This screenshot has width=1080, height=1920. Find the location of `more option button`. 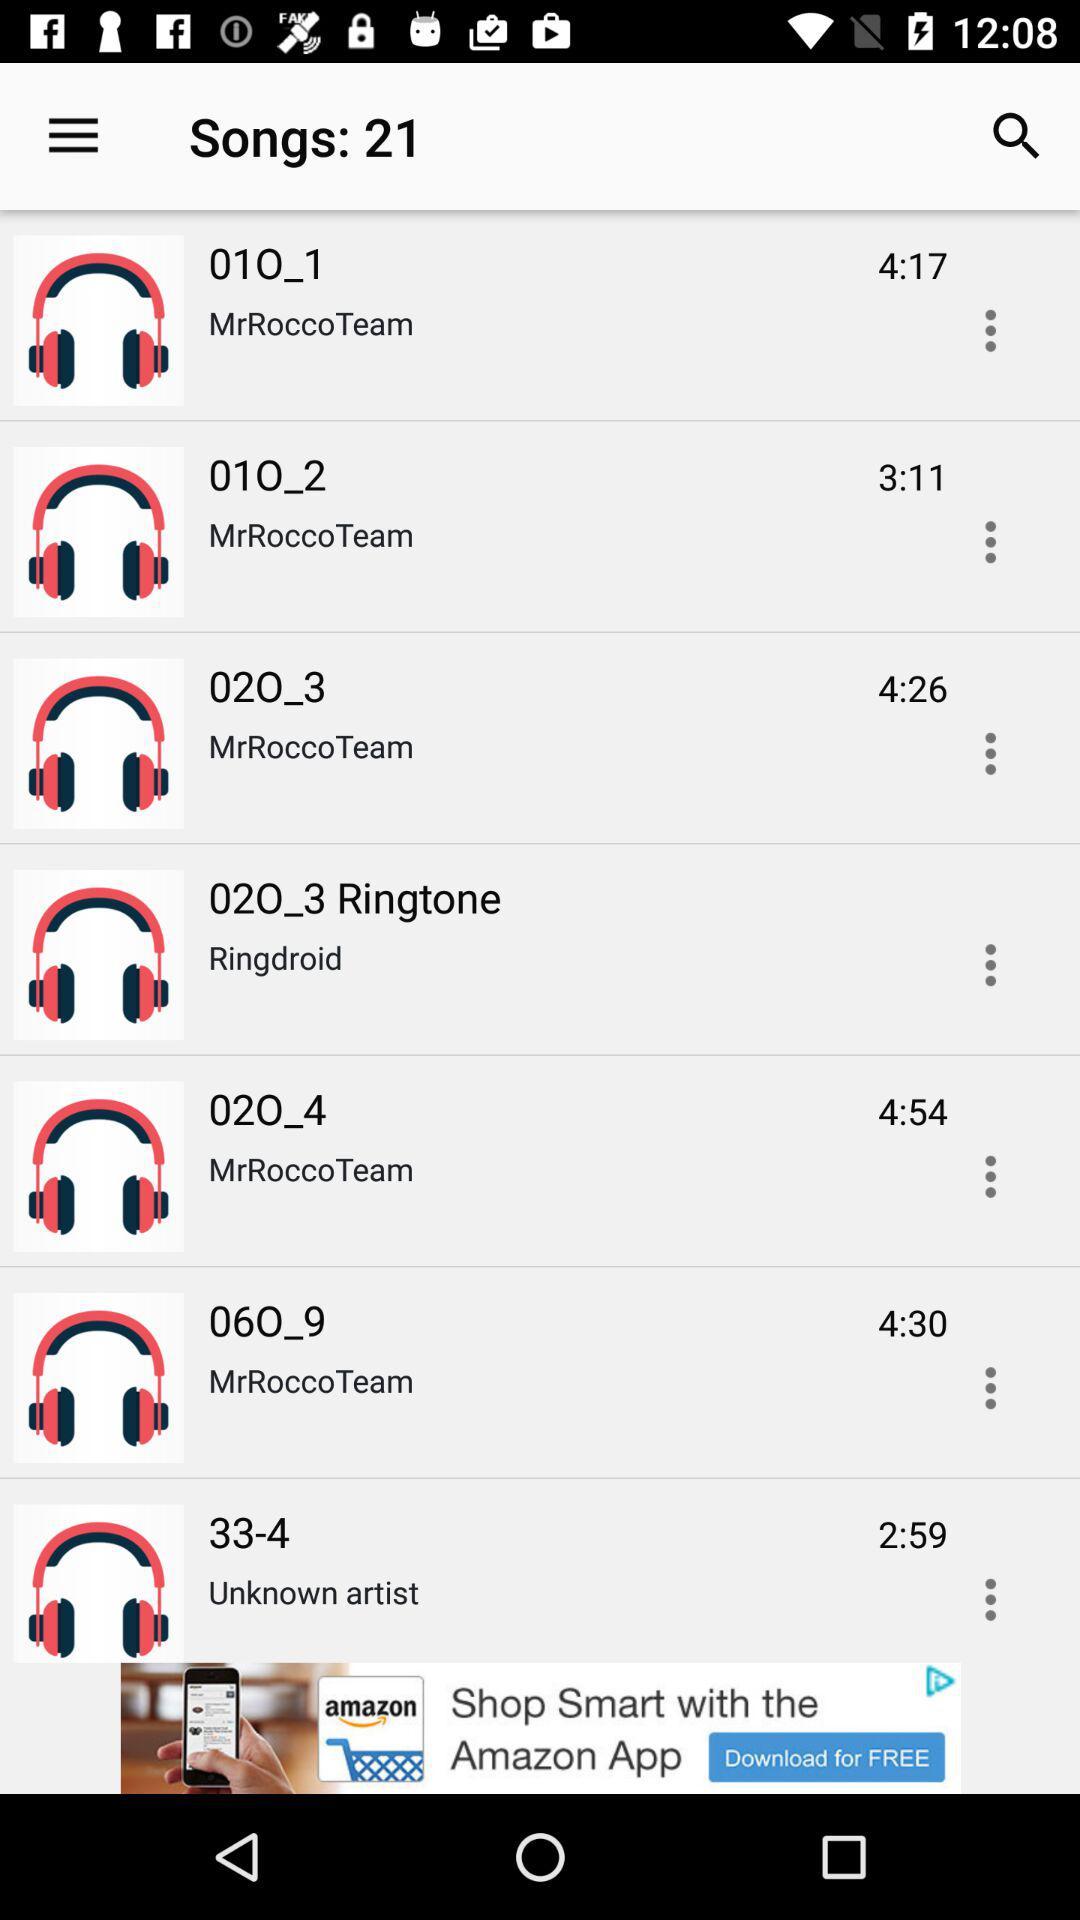

more option button is located at coordinates (990, 1387).